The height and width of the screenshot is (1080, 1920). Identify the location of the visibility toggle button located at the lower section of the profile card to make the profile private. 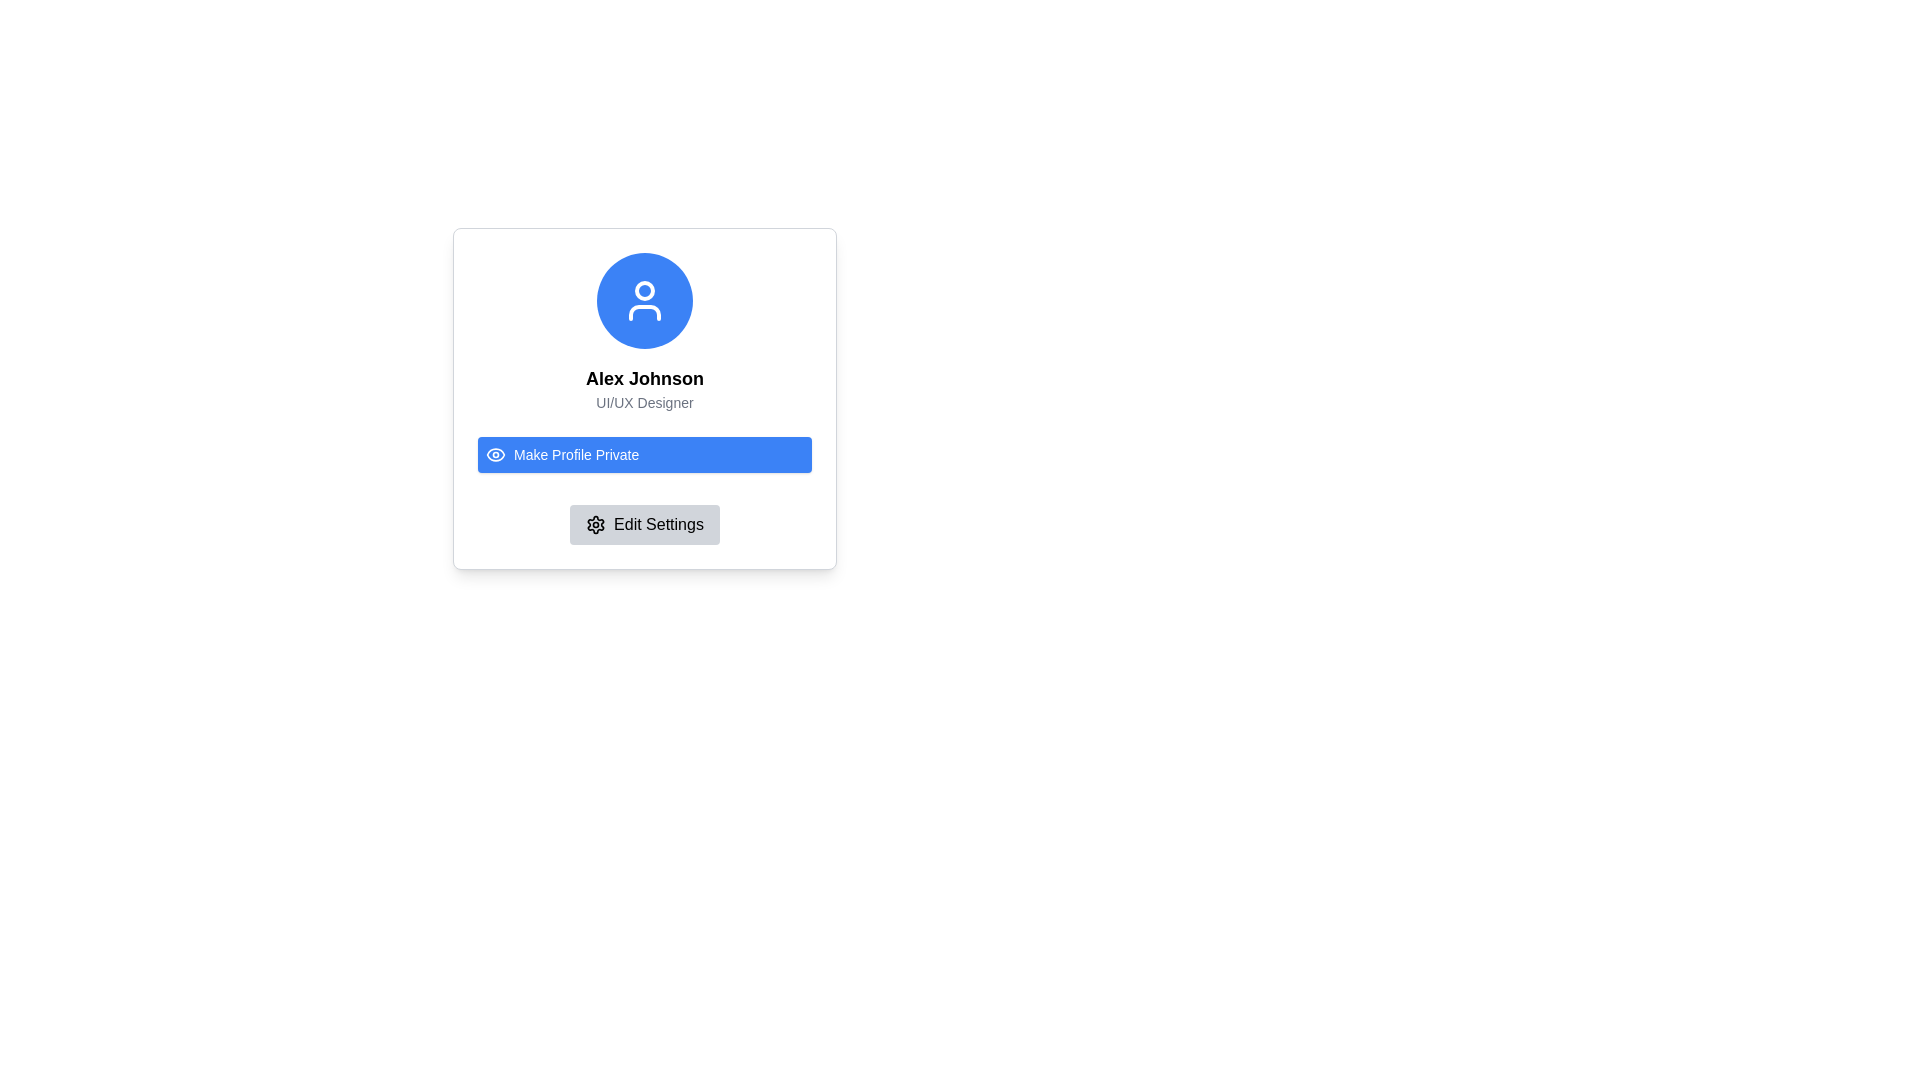
(644, 455).